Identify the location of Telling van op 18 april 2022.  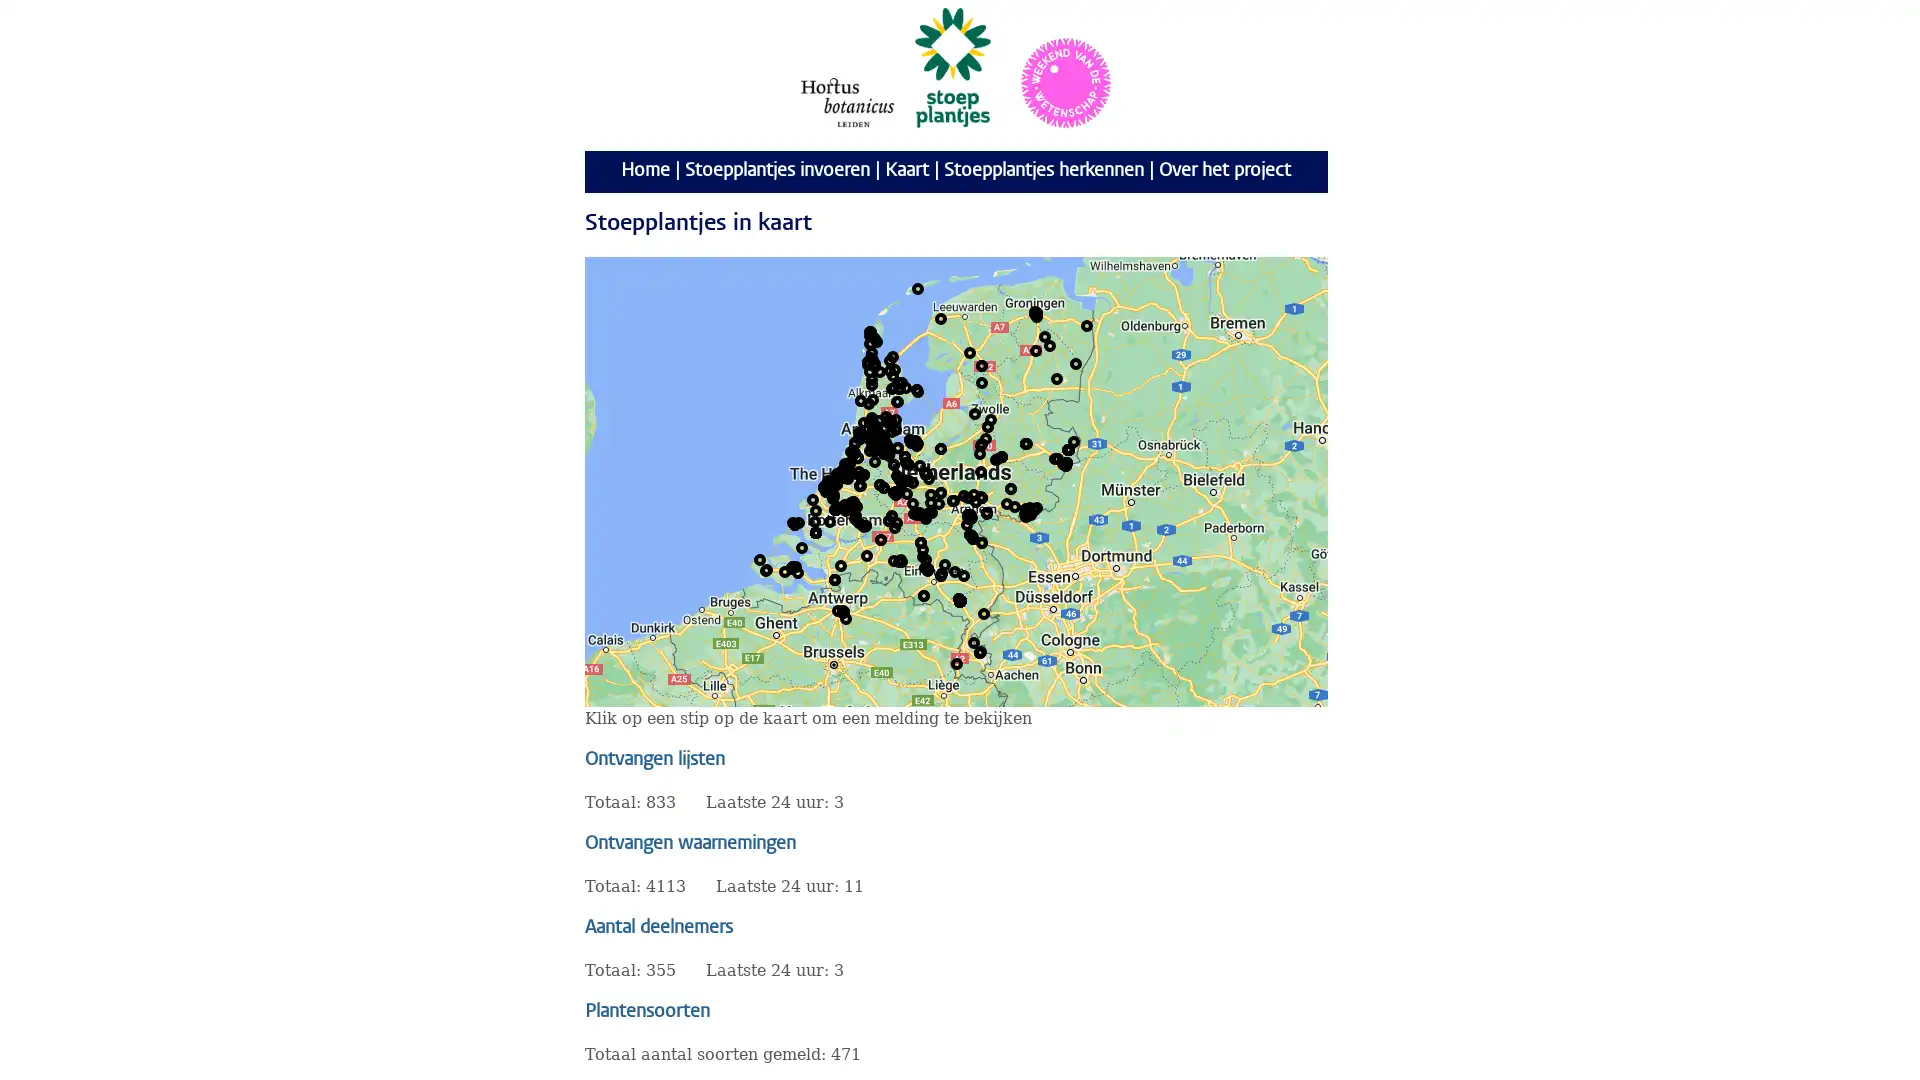
(859, 437).